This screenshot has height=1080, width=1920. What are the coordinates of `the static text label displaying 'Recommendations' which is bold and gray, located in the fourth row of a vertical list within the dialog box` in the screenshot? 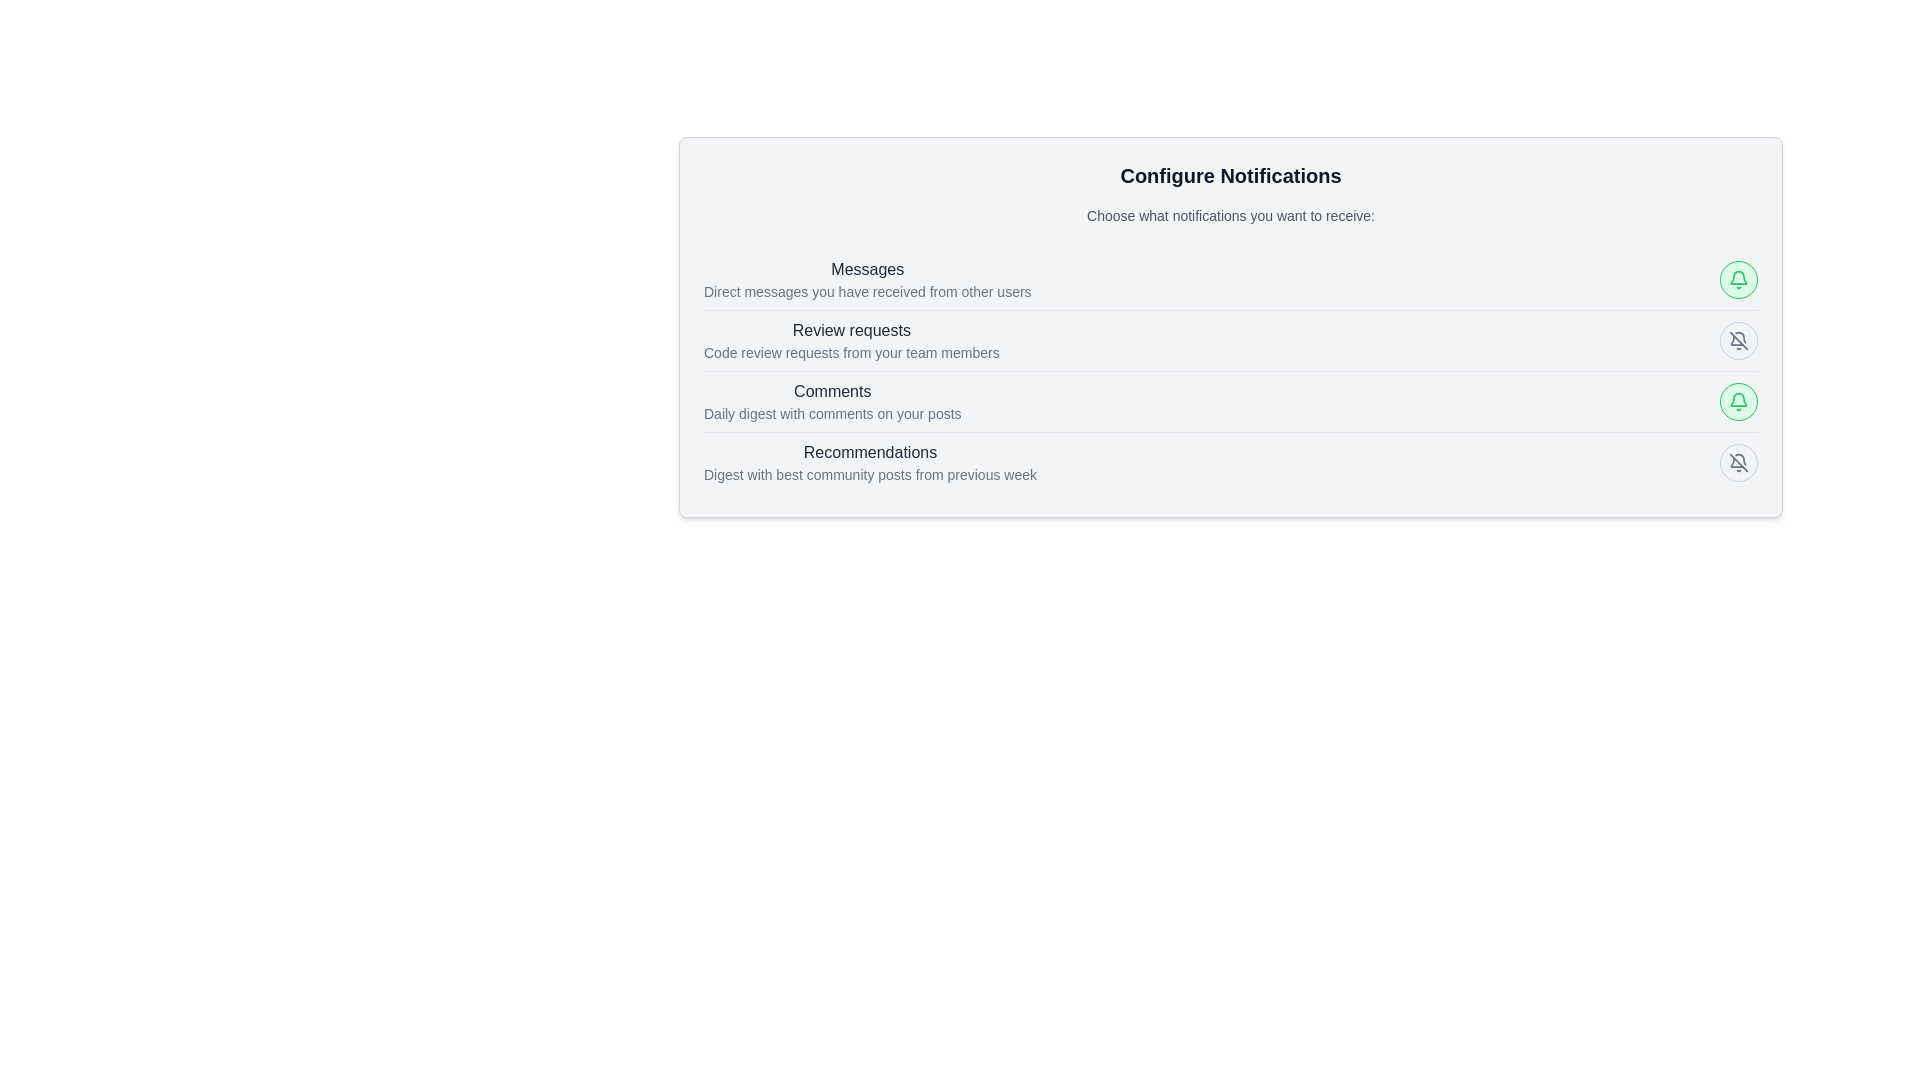 It's located at (870, 452).